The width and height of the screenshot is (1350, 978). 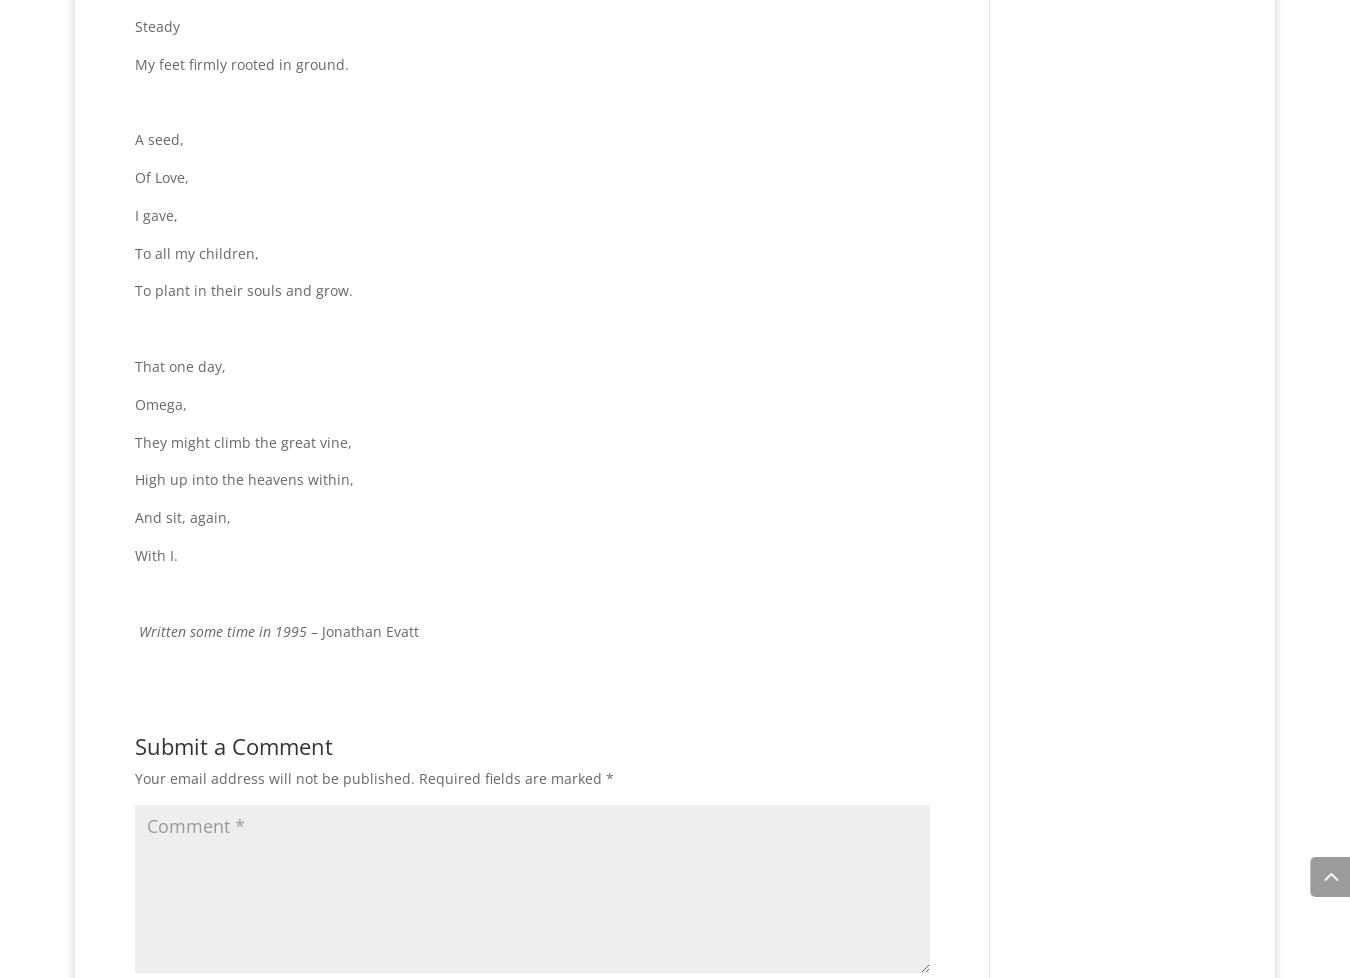 I want to click on 'To plant in their souls and grow.', so click(x=135, y=289).